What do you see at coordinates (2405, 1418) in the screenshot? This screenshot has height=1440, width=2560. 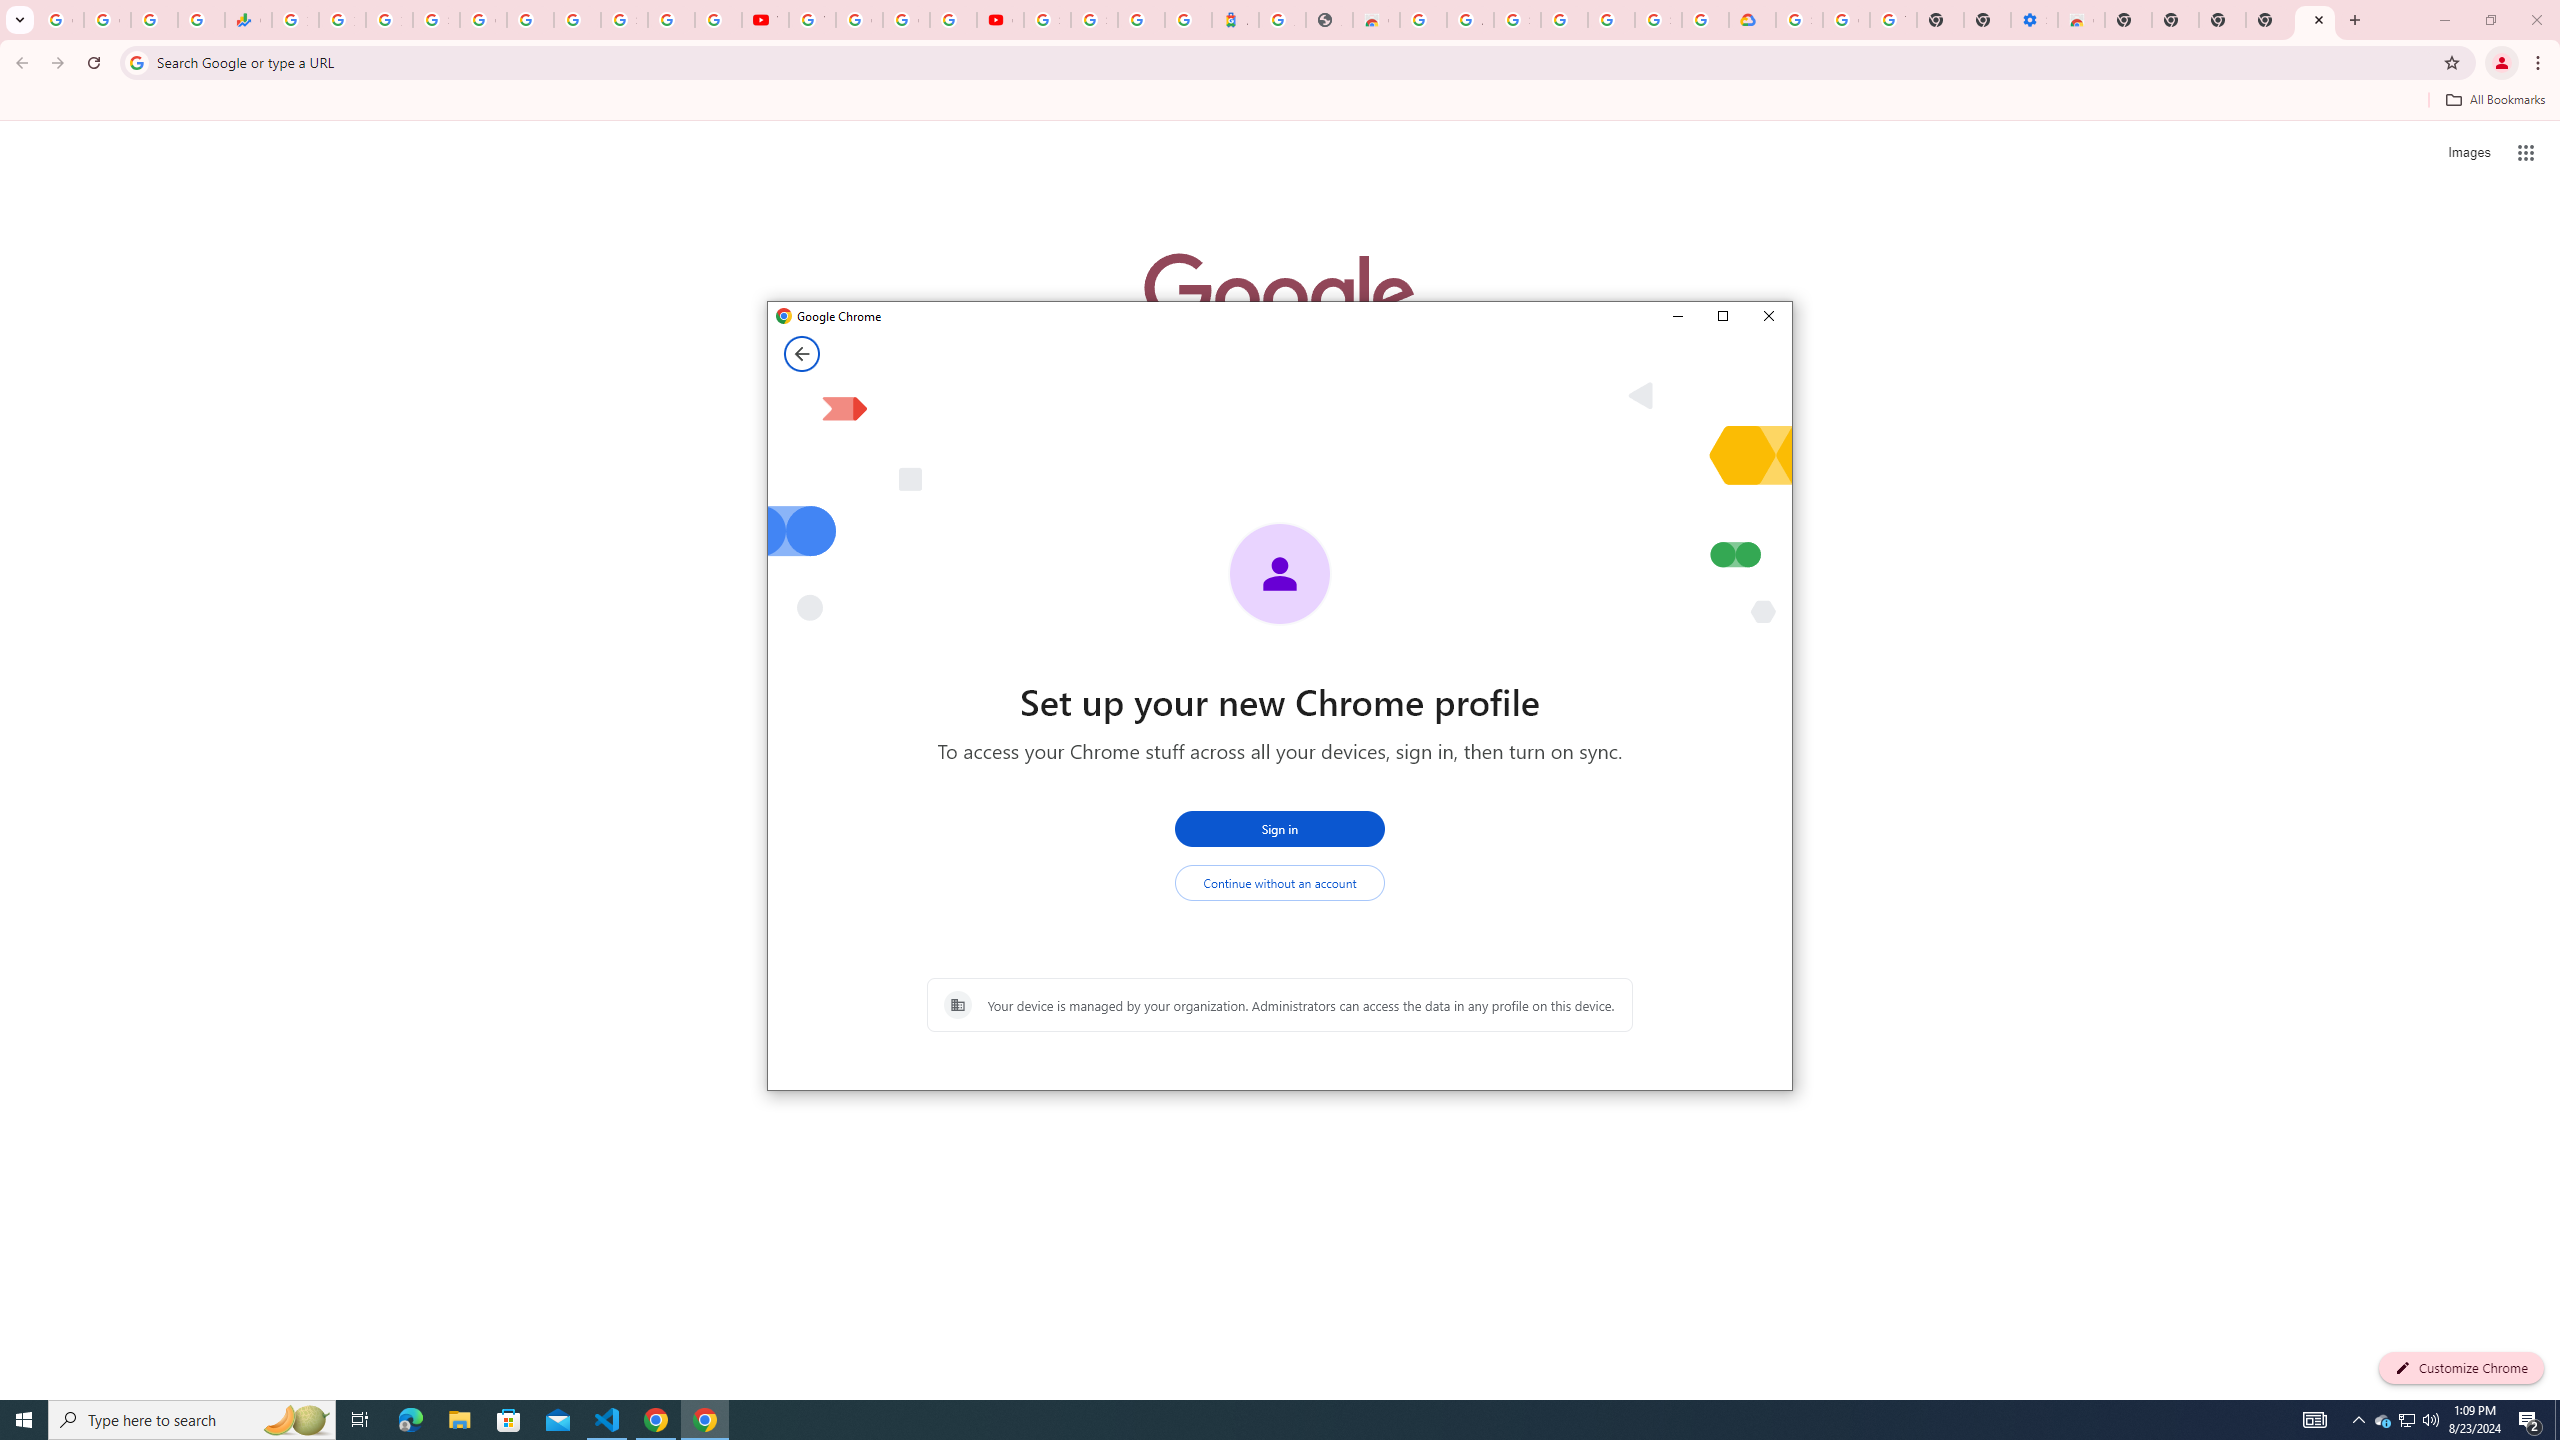 I see `'User Promoted Notification Area'` at bounding box center [2405, 1418].